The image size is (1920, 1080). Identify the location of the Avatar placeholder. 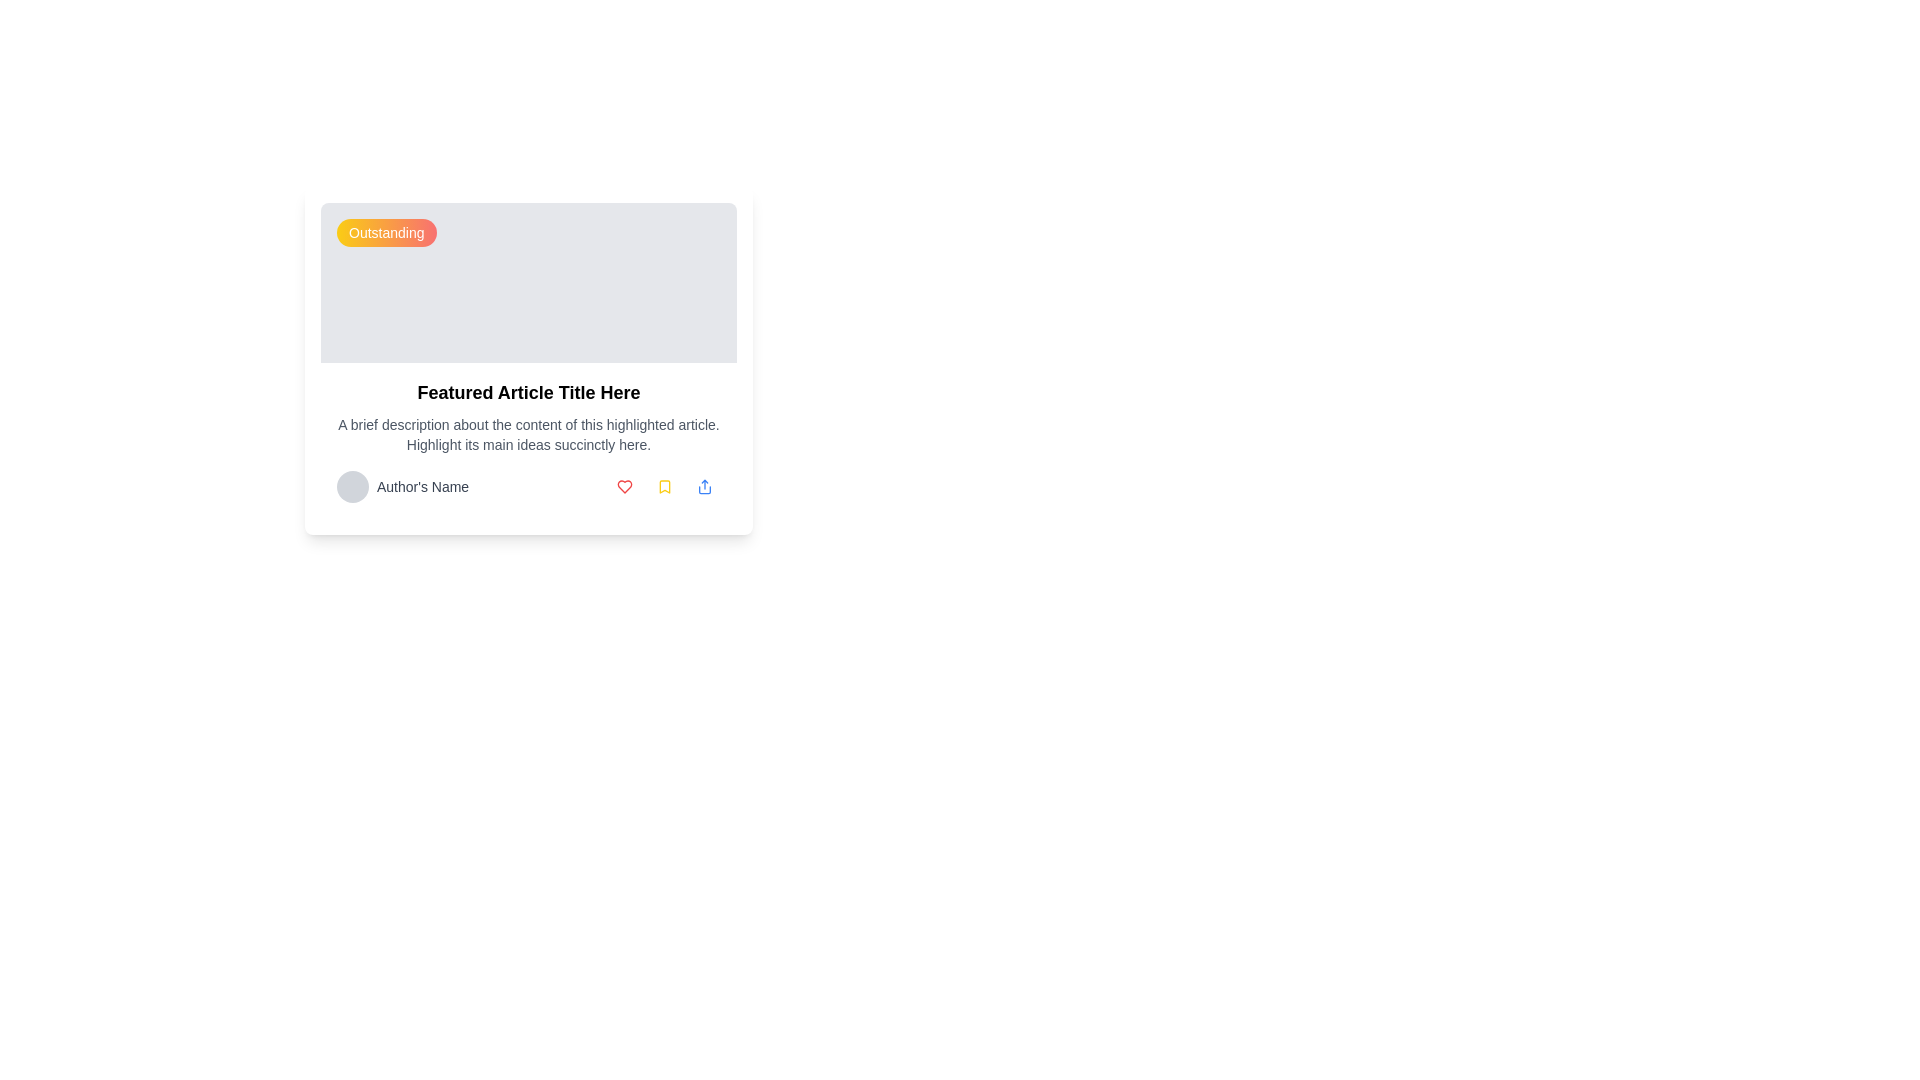
(353, 486).